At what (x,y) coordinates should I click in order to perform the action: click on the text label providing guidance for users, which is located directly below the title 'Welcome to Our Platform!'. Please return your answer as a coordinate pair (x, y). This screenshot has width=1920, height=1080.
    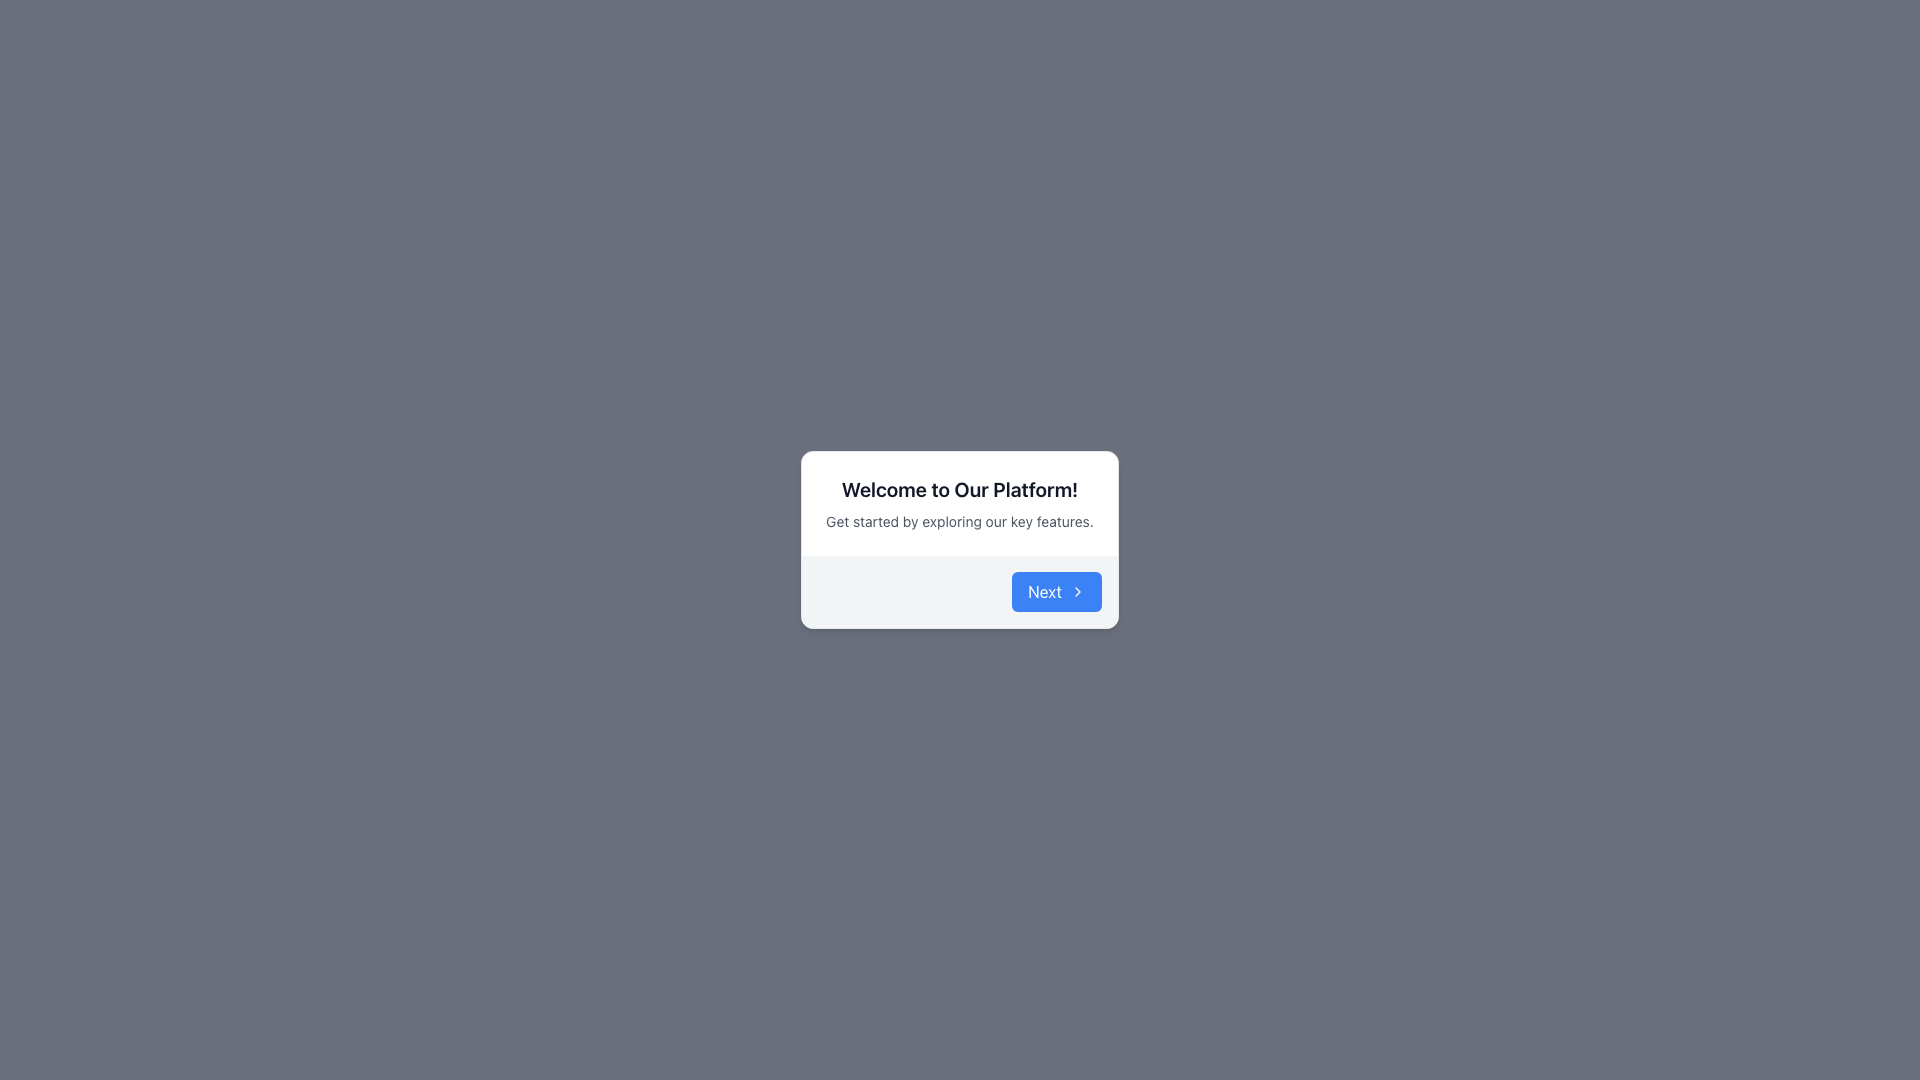
    Looking at the image, I should click on (960, 520).